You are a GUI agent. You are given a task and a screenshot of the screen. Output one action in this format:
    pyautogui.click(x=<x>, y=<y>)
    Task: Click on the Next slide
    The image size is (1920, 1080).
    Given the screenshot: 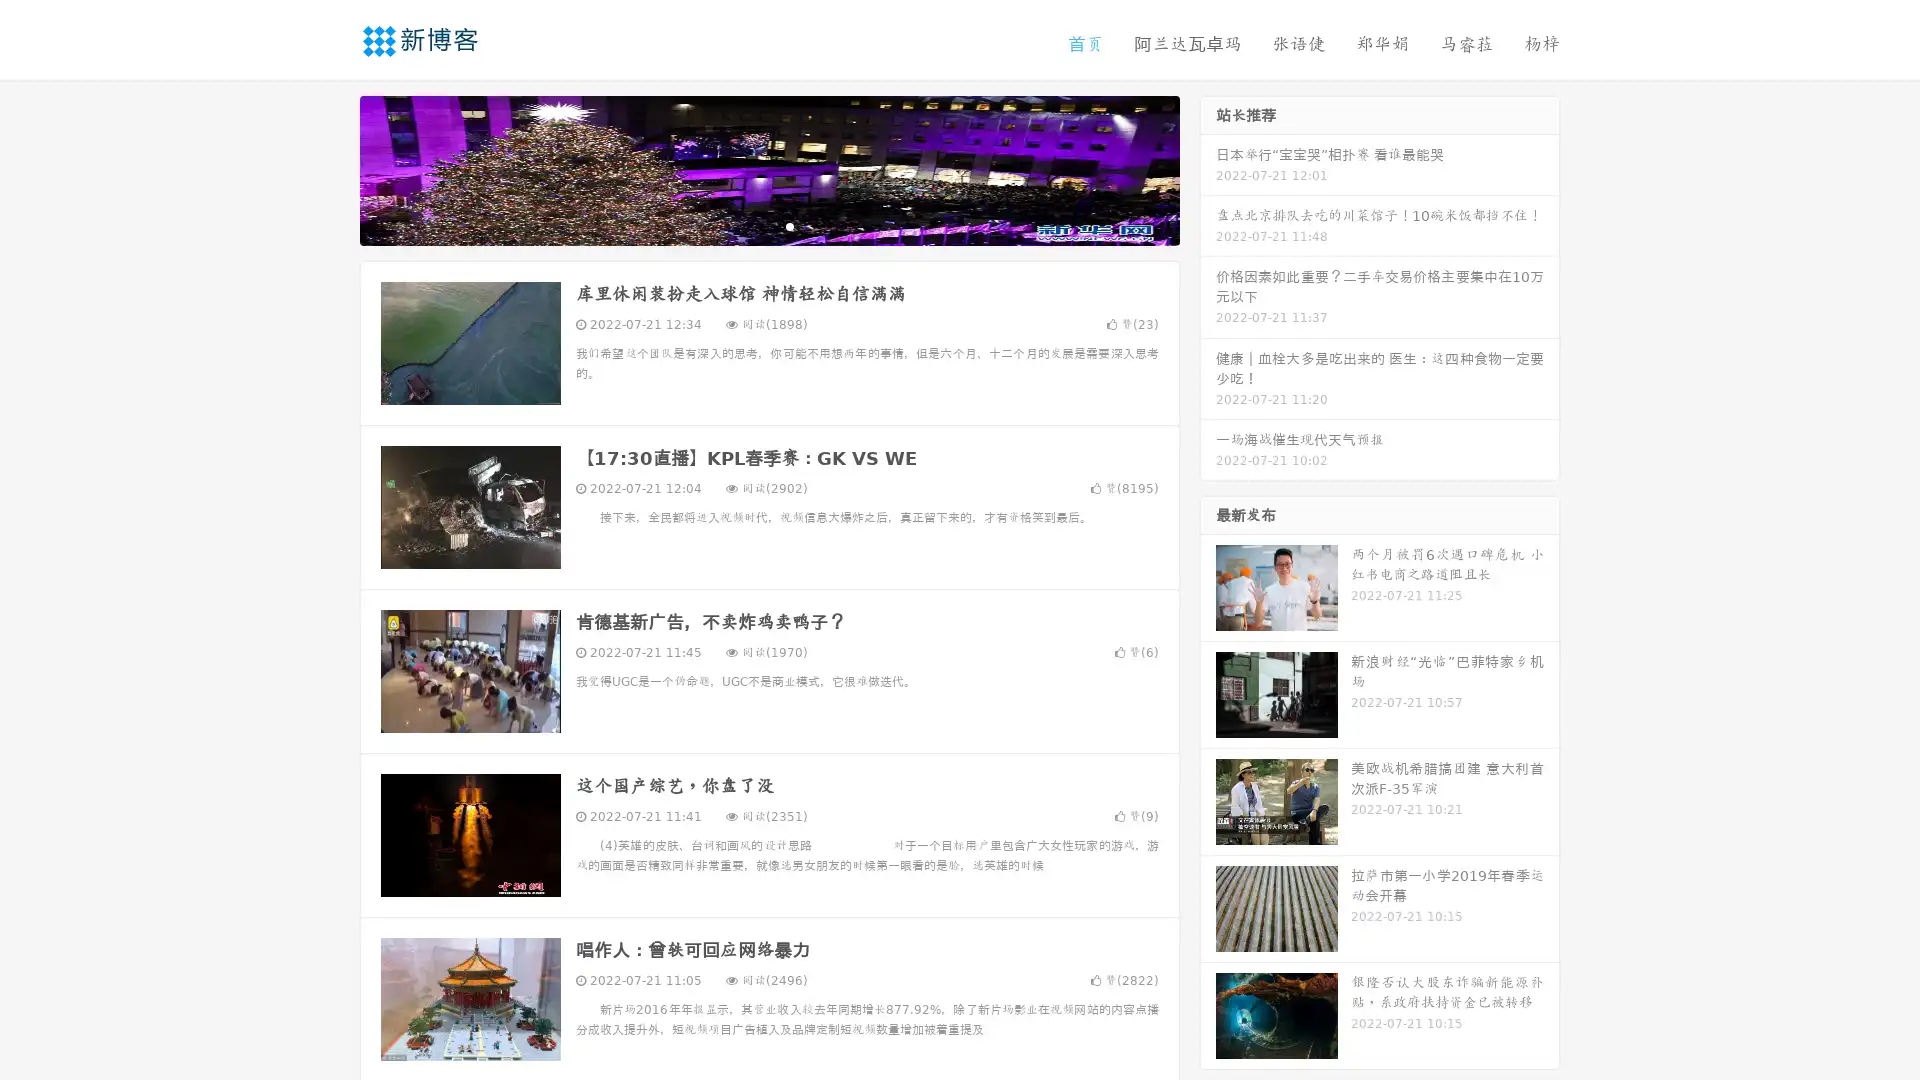 What is the action you would take?
    pyautogui.click(x=1208, y=168)
    